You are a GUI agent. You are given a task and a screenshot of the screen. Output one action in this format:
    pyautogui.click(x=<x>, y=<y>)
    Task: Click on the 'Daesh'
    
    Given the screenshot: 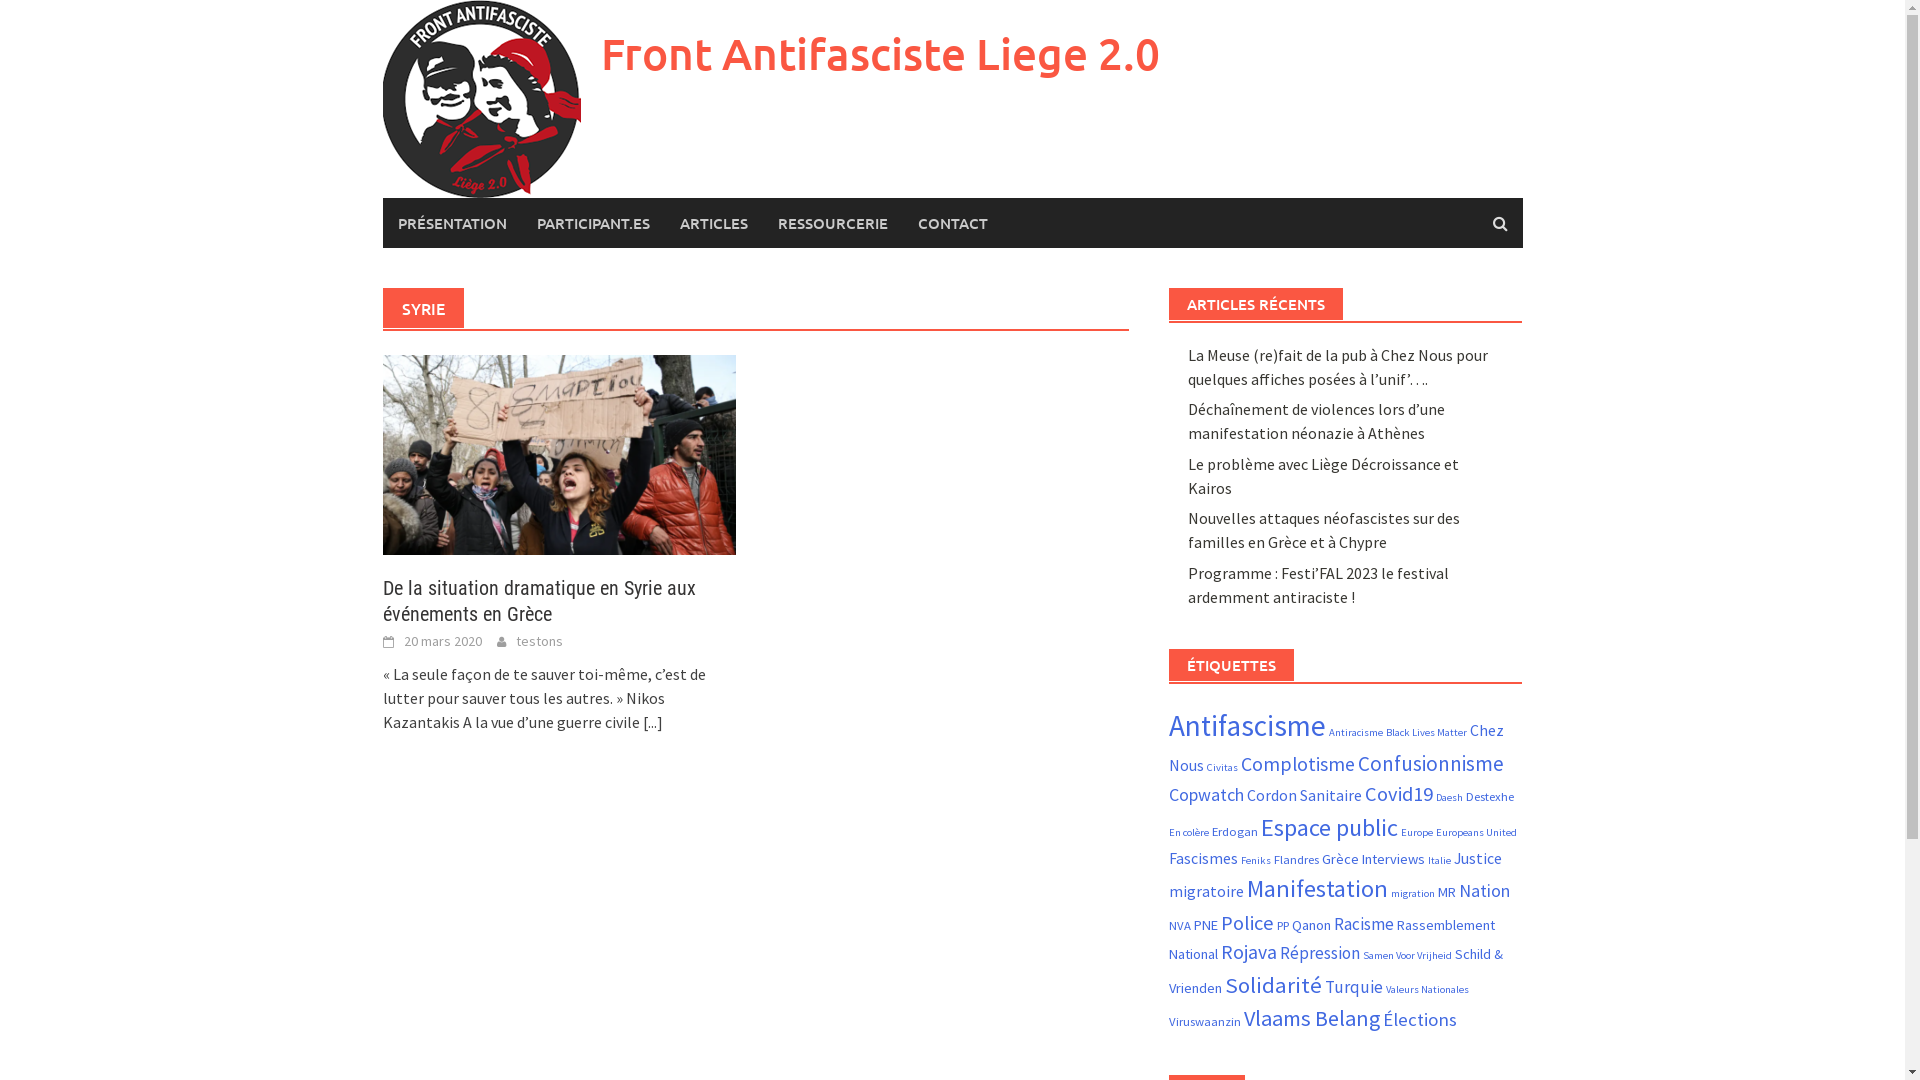 What is the action you would take?
    pyautogui.click(x=1449, y=796)
    